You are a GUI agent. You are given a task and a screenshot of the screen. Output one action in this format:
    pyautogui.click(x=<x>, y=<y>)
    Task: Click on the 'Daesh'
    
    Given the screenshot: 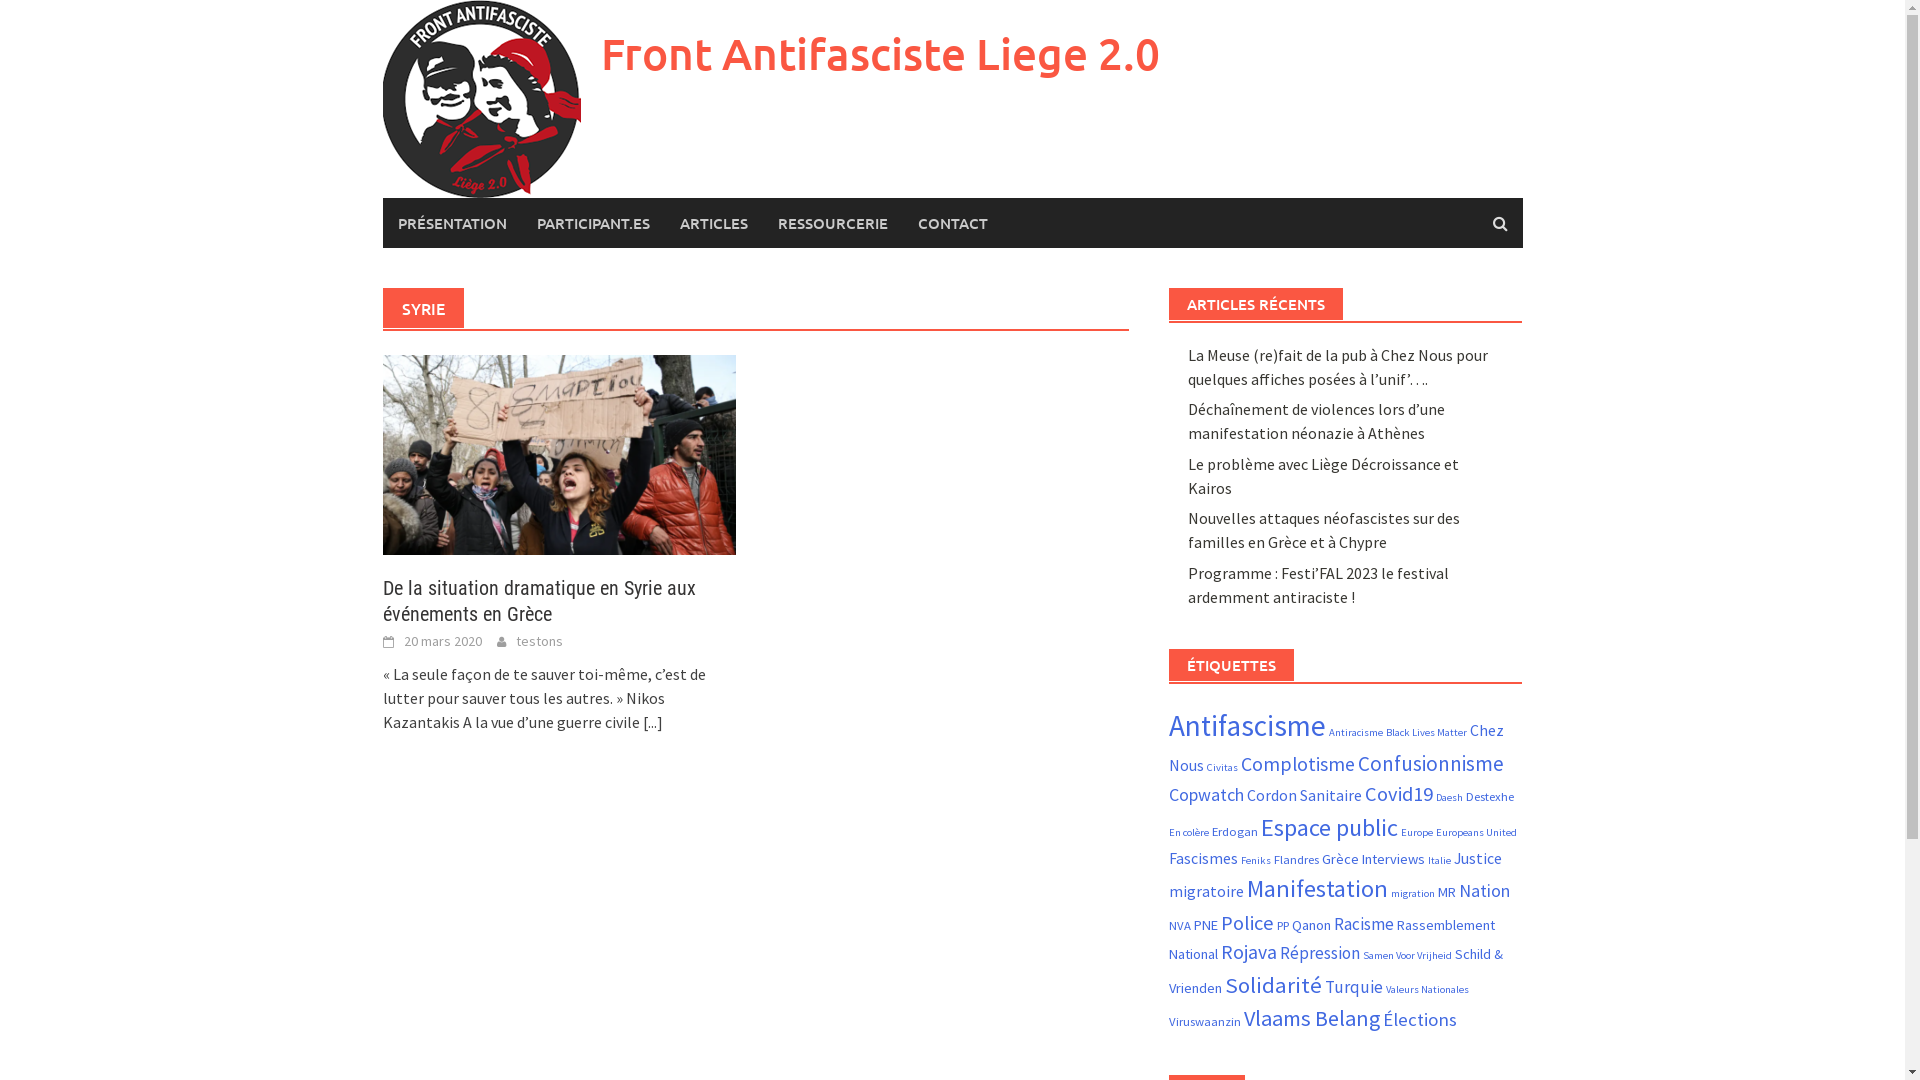 What is the action you would take?
    pyautogui.click(x=1449, y=796)
    